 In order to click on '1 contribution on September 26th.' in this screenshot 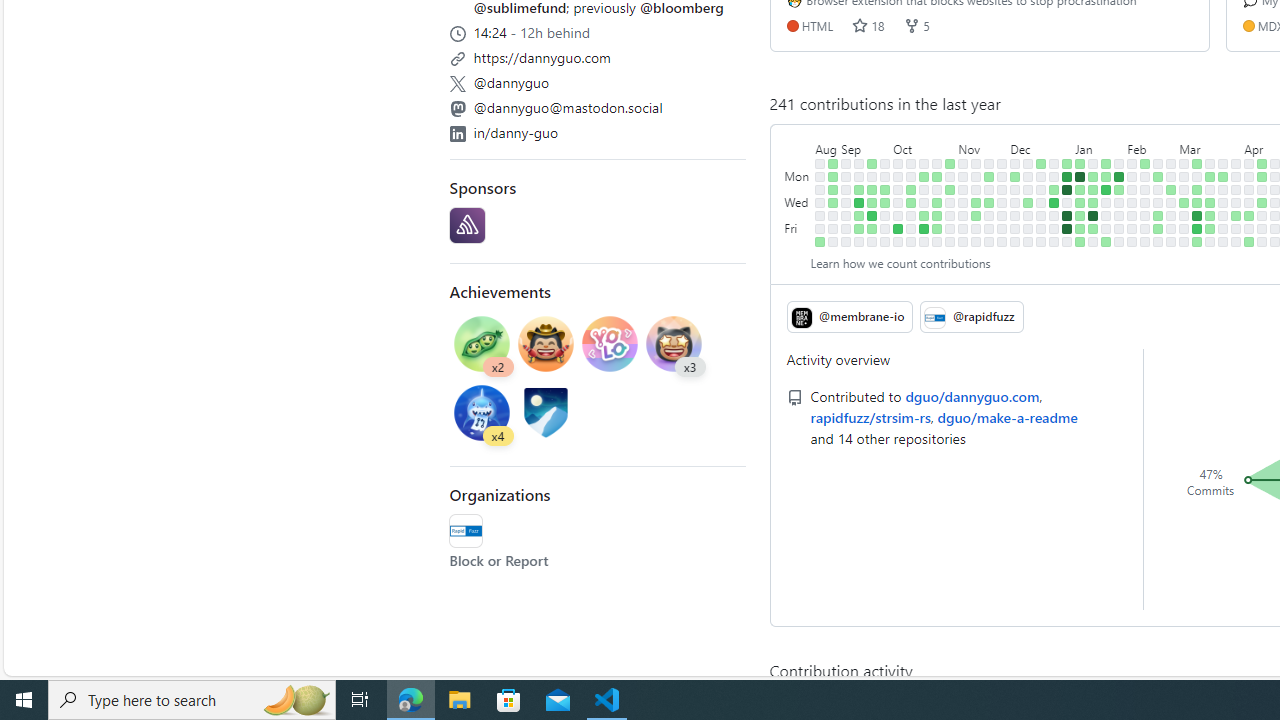, I will do `click(884, 189)`.